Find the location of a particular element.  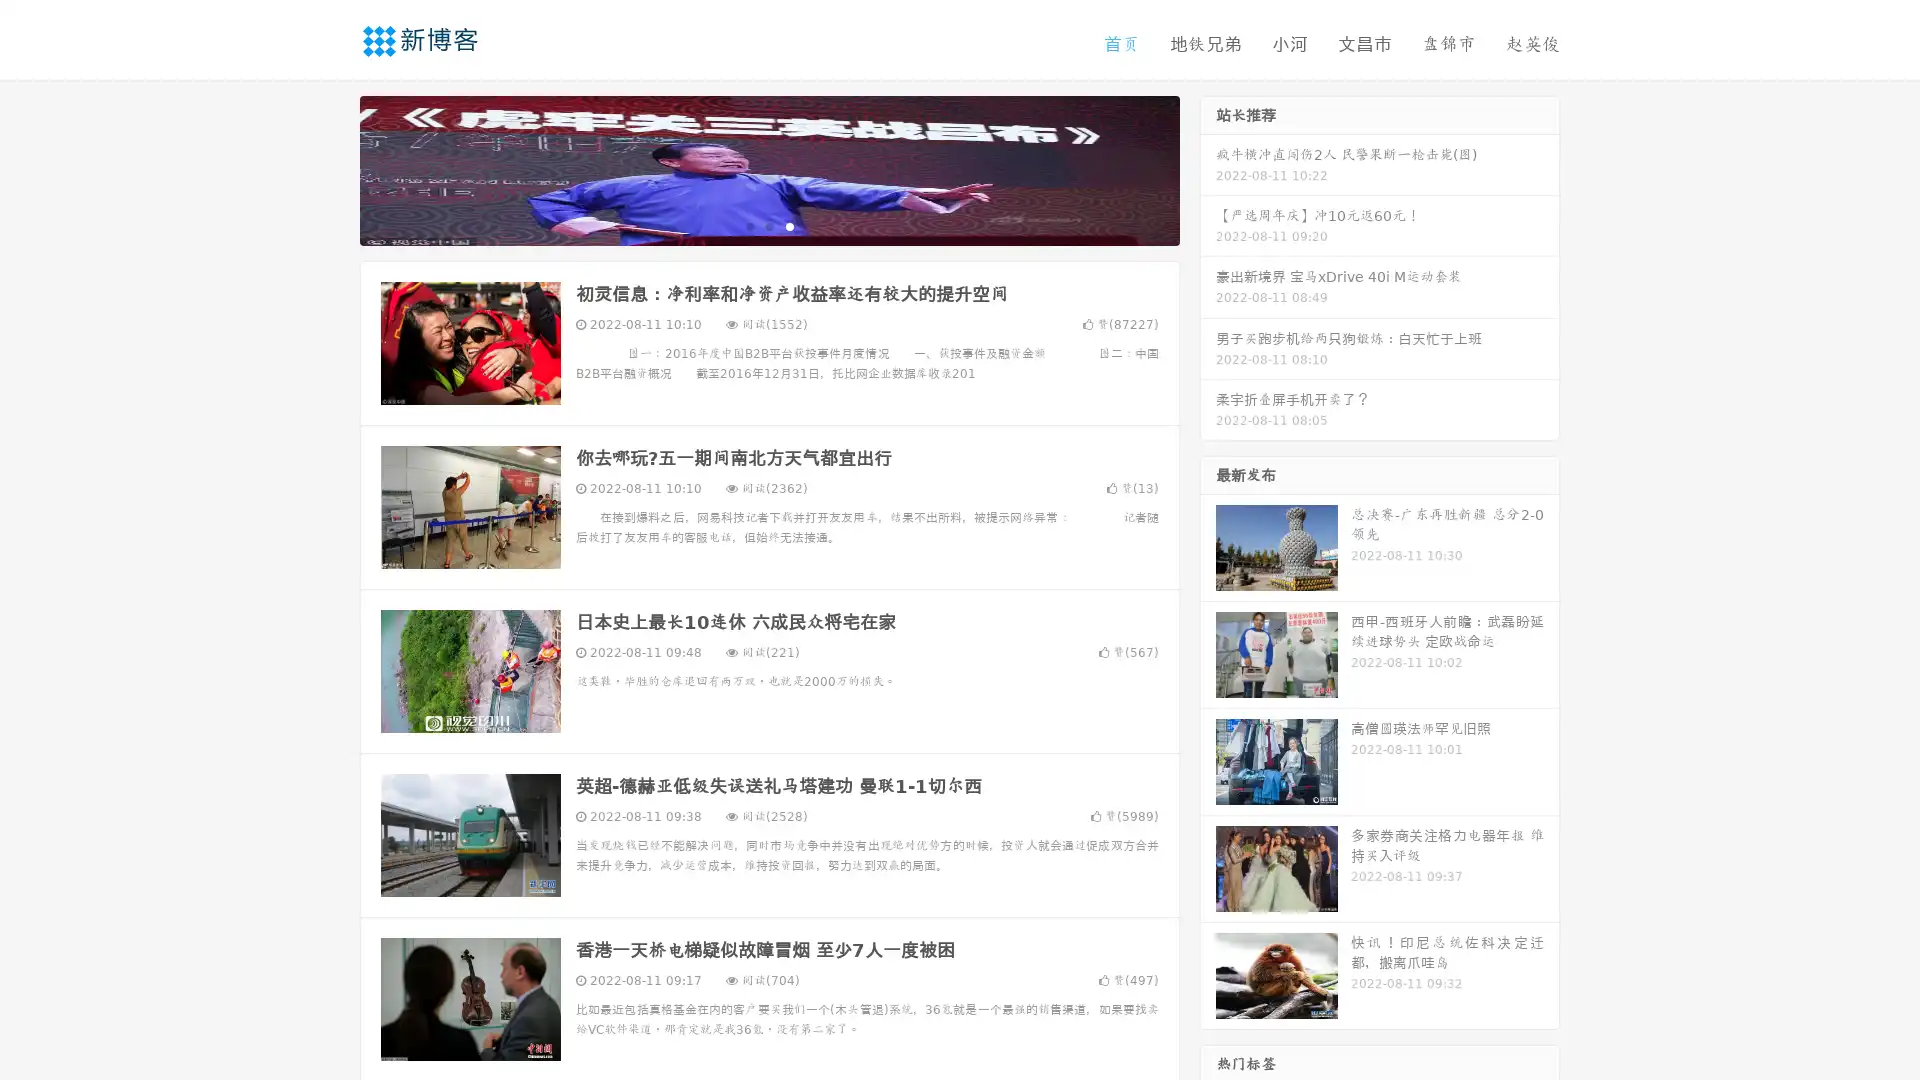

Next slide is located at coordinates (1208, 168).